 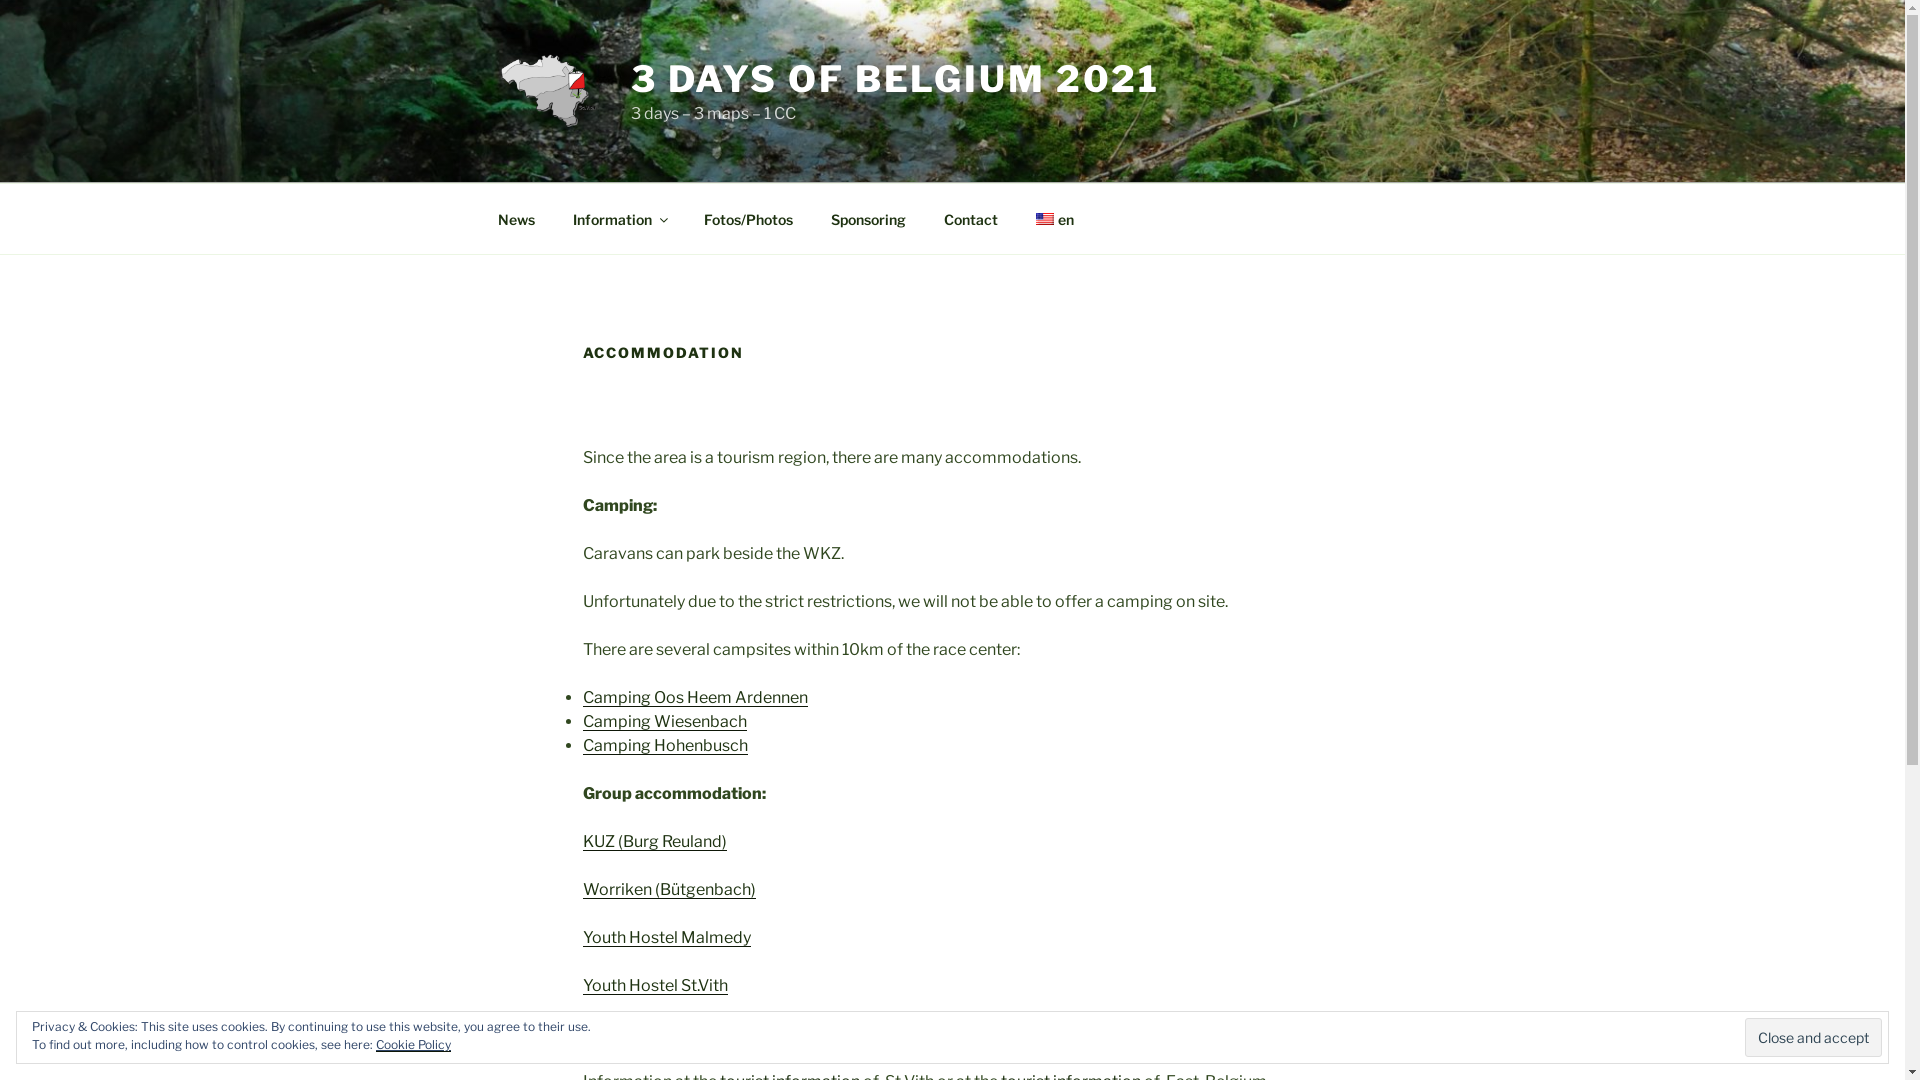 What do you see at coordinates (375, 1043) in the screenshot?
I see `'Cookie Policy'` at bounding box center [375, 1043].